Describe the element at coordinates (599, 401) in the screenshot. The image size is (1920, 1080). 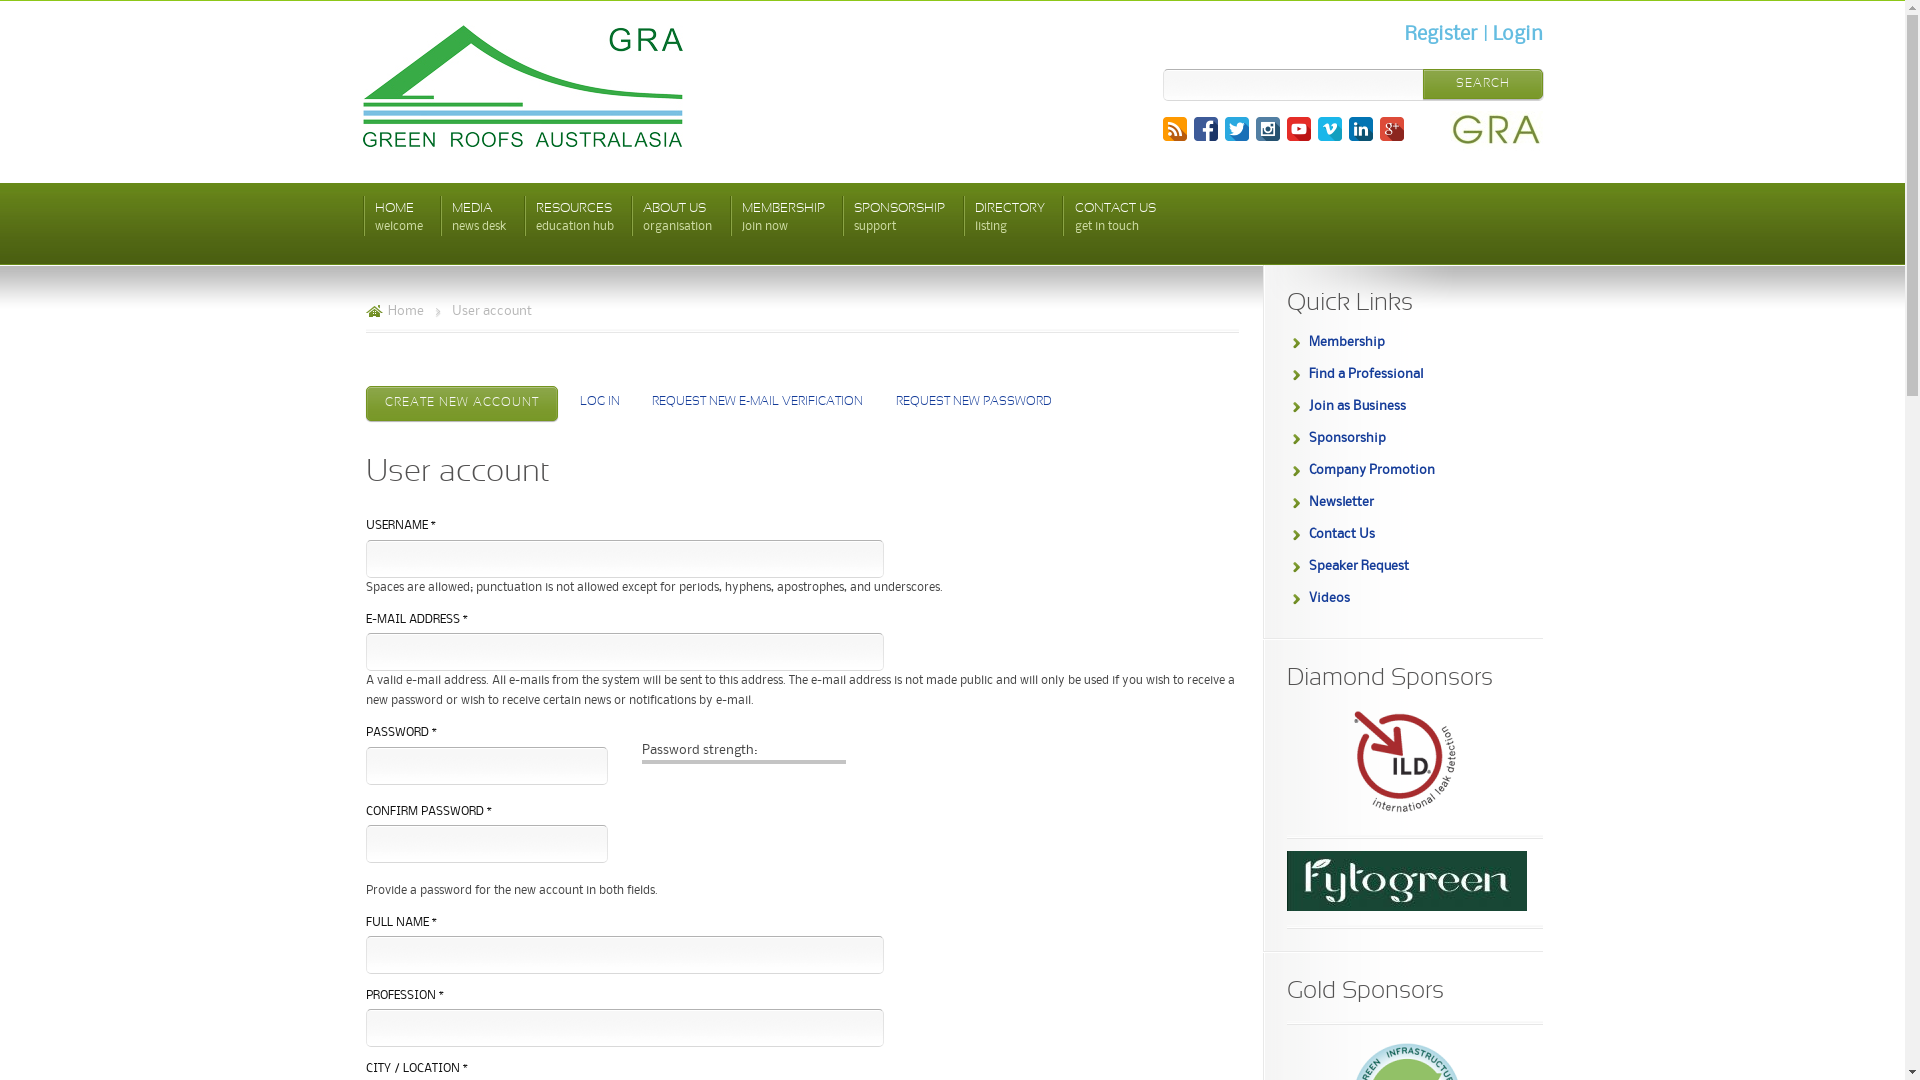
I see `'LOG IN'` at that location.